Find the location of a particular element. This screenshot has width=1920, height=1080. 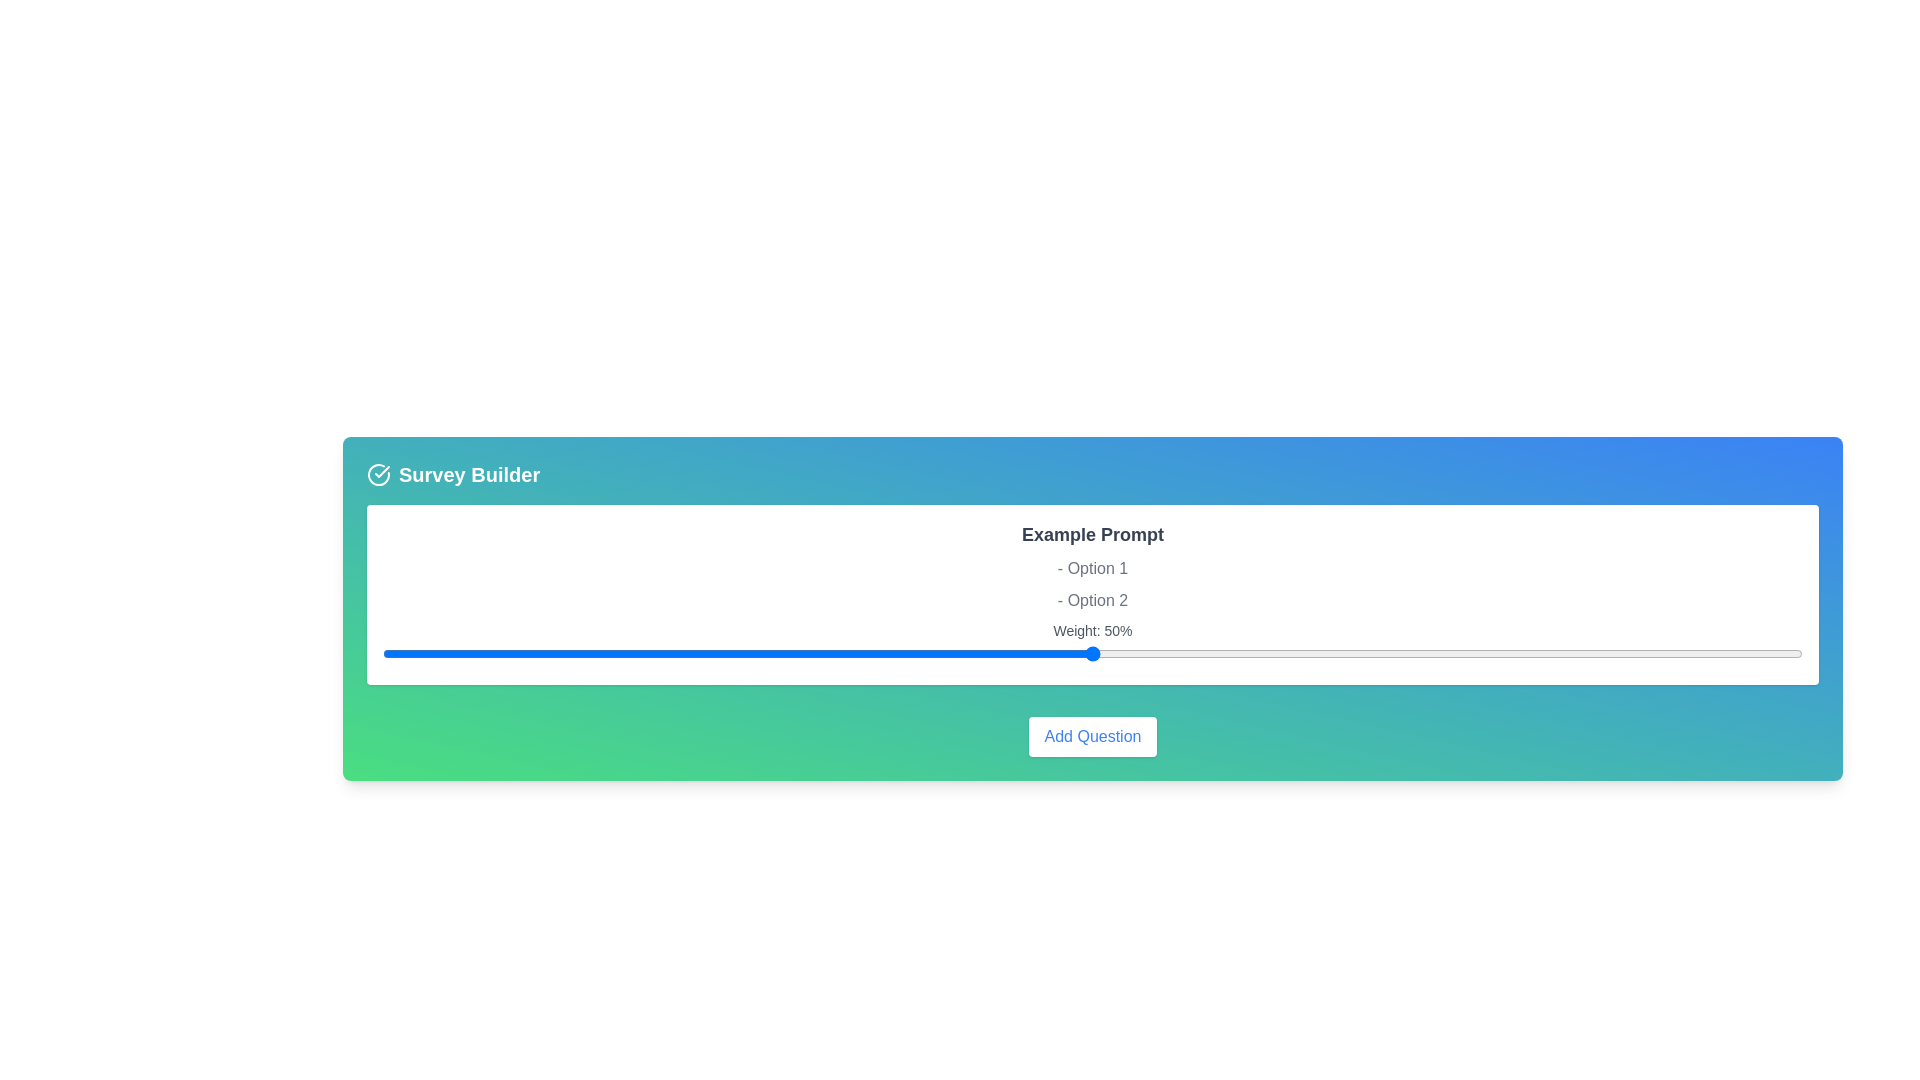

'Add Question' button to add a new question is located at coordinates (1092, 736).